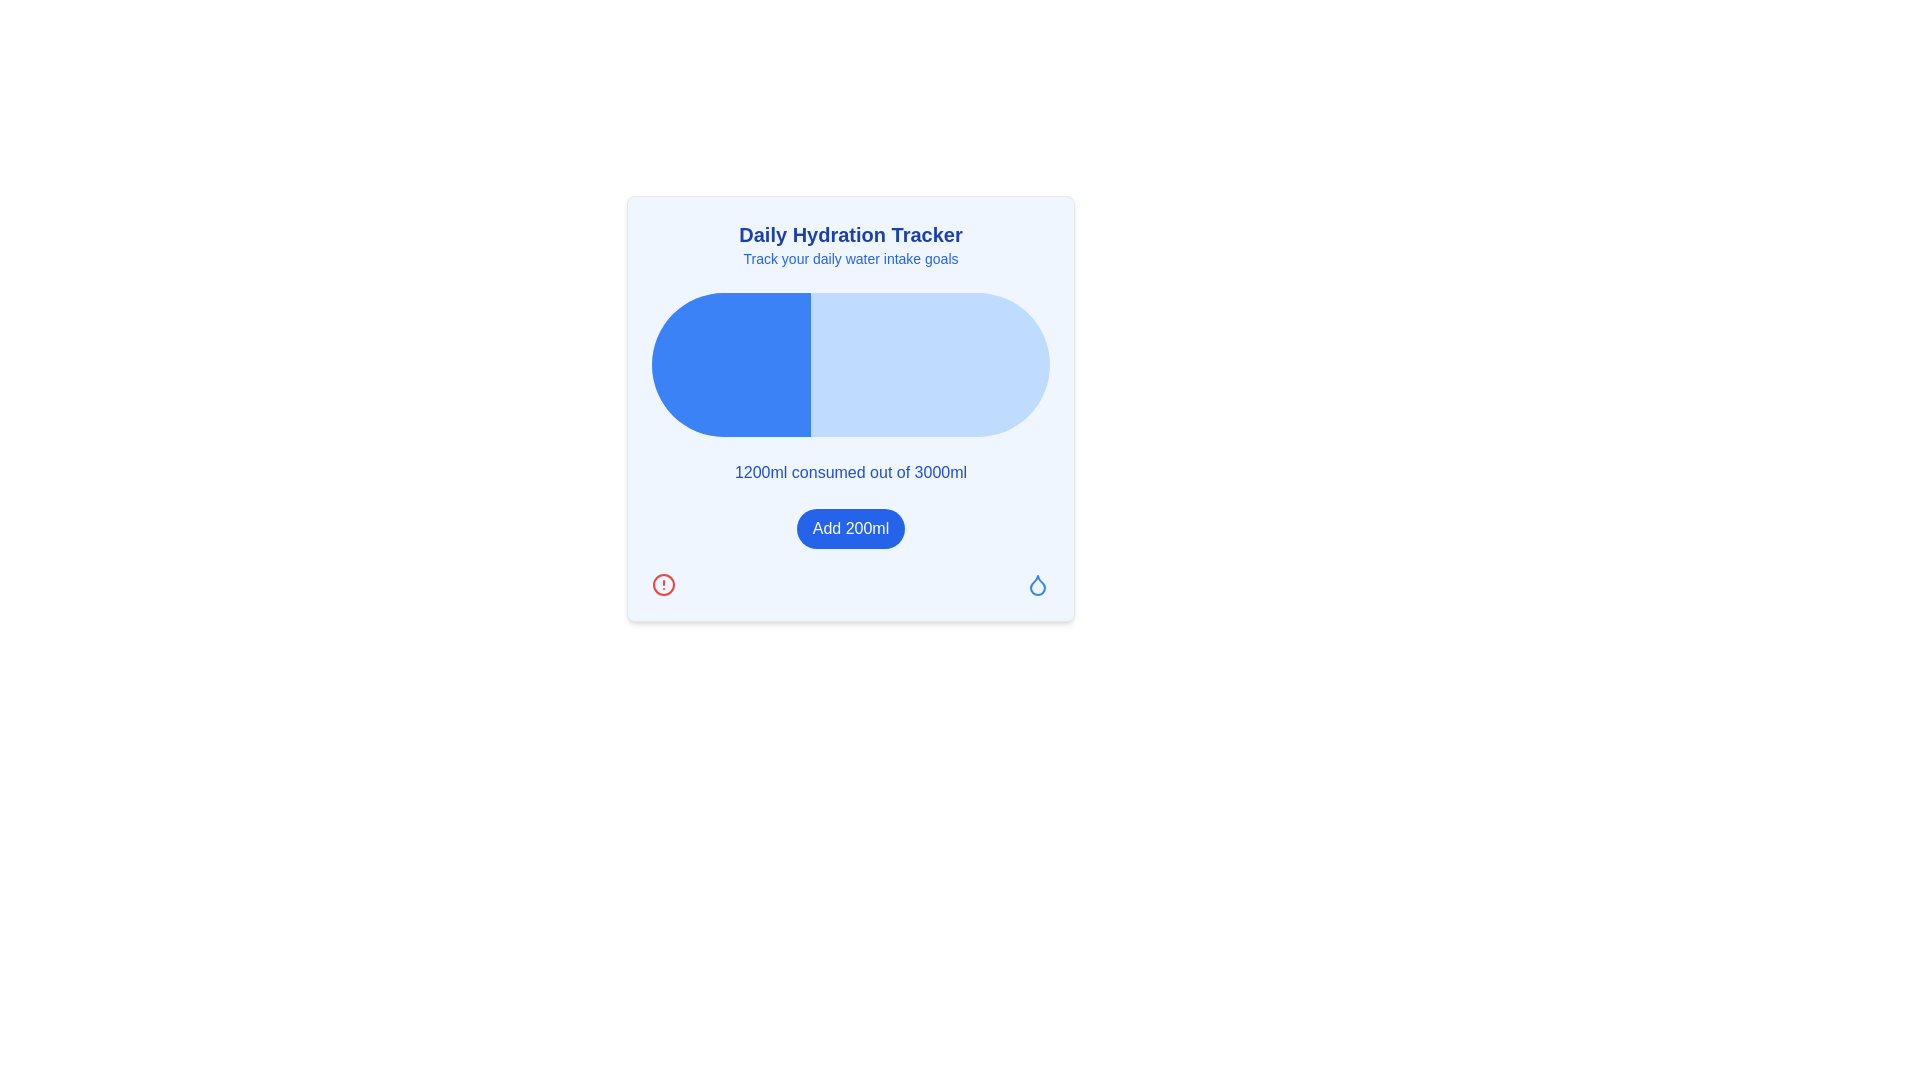  I want to click on the text element labeled 'Daily Hydration Tracker', which is prominently styled in bold and blue color, located at the top of the hydration tracking section, so click(850, 234).